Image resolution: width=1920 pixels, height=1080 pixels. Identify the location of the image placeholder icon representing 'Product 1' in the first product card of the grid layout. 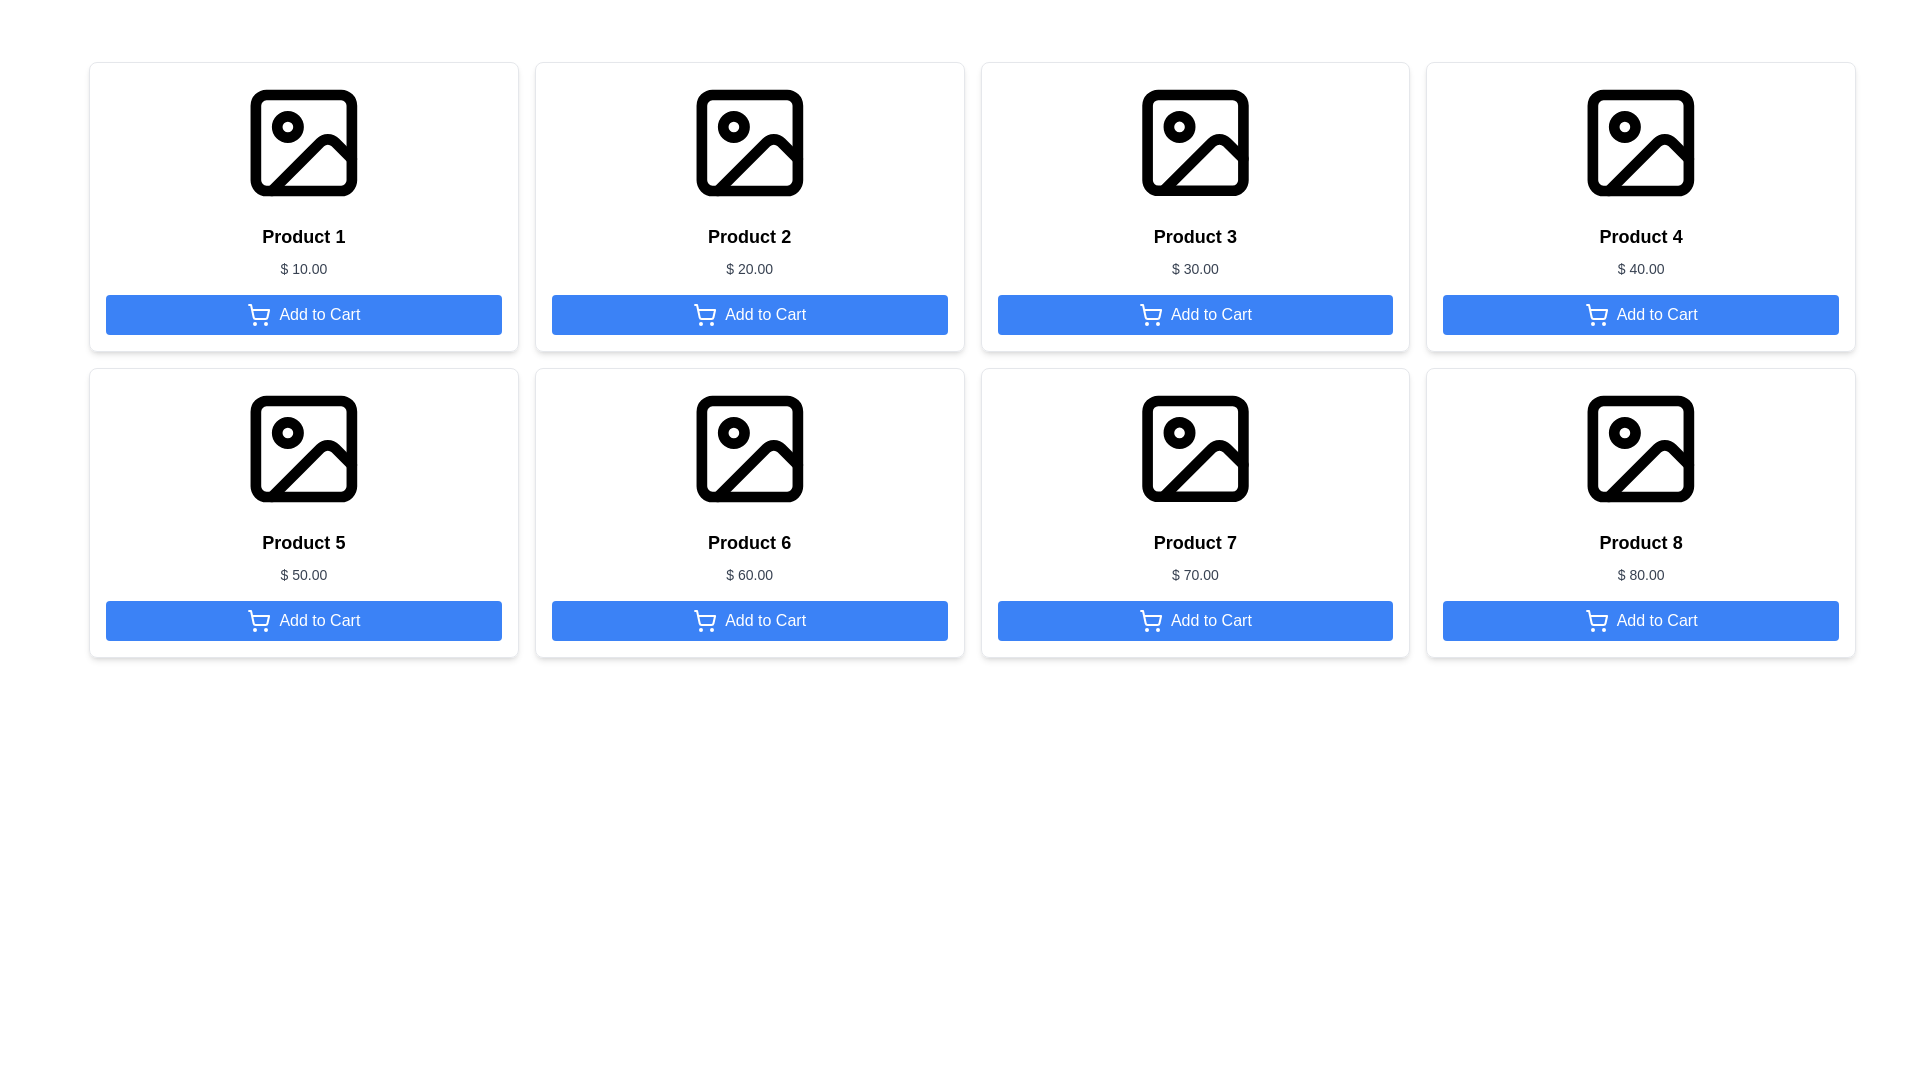
(302, 141).